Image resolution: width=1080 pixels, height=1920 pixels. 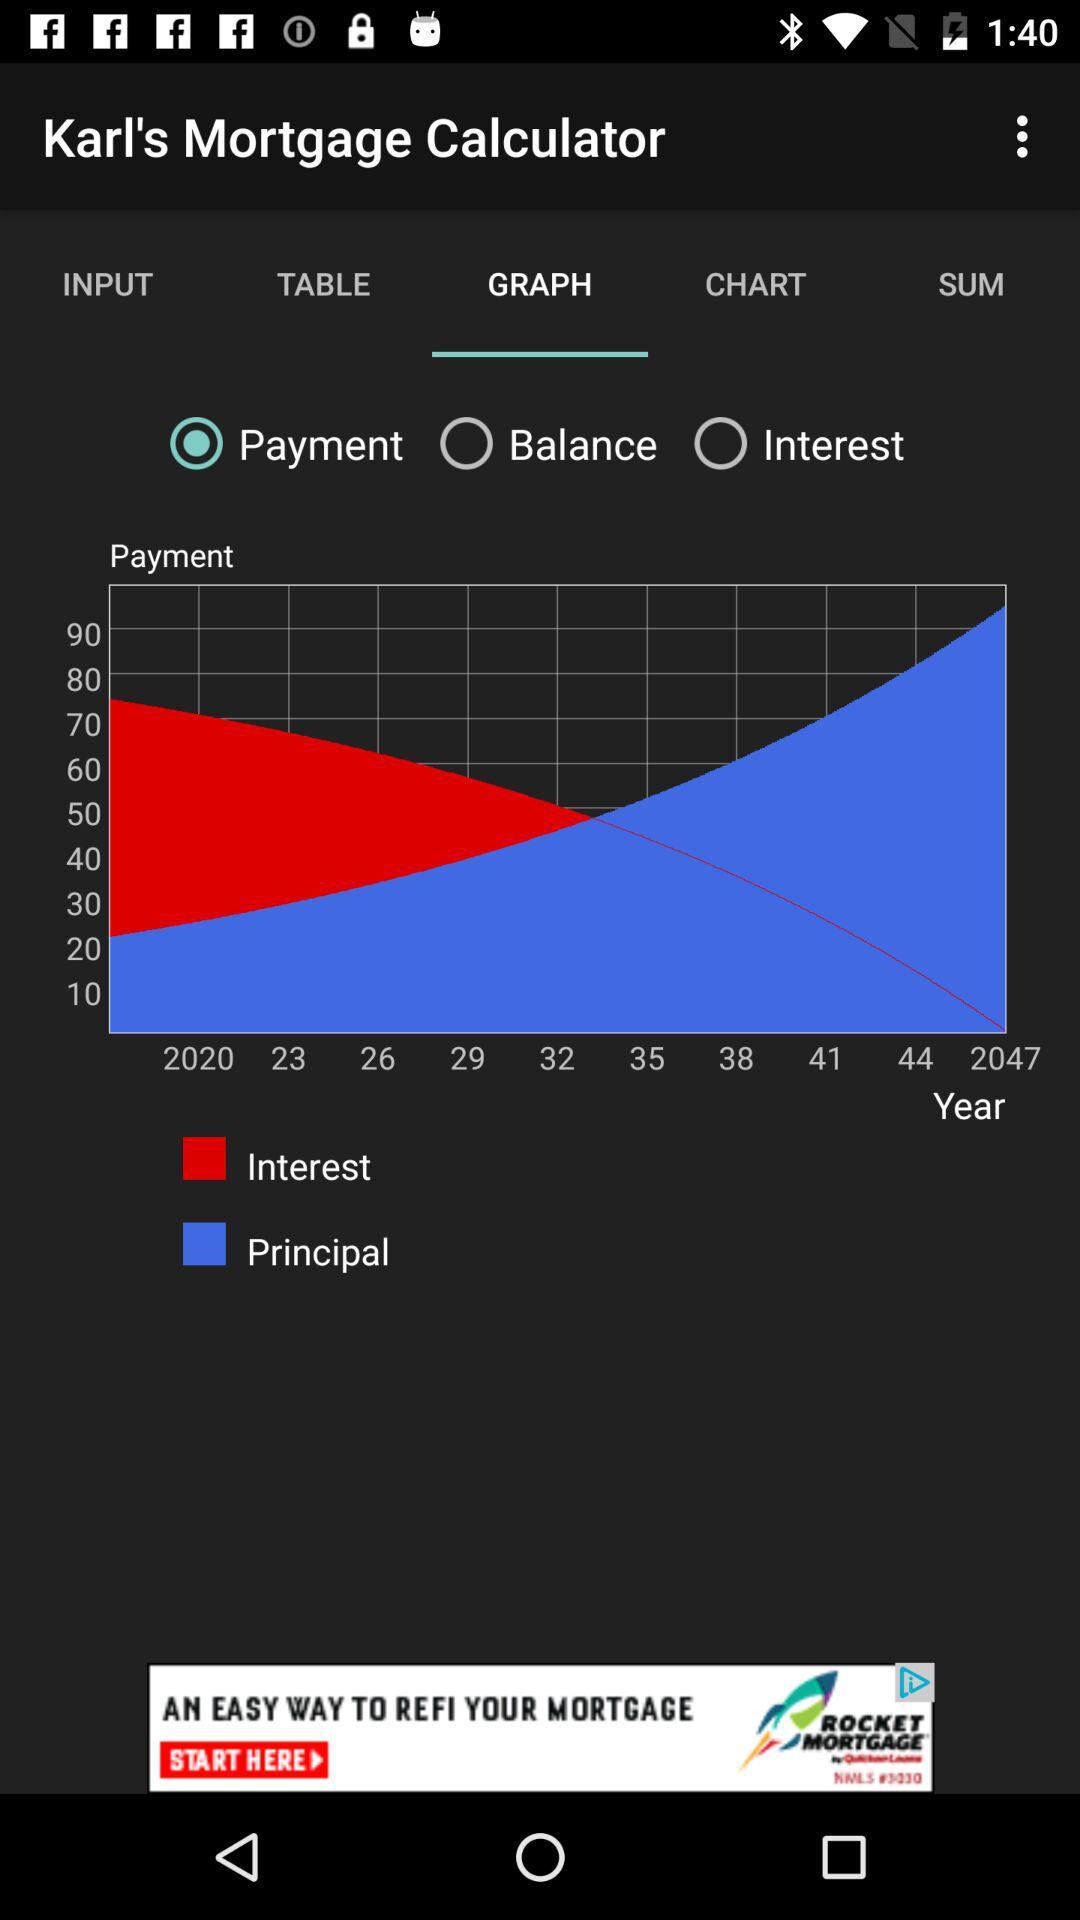 What do you see at coordinates (540, 1727) in the screenshot?
I see `click discriiption` at bounding box center [540, 1727].